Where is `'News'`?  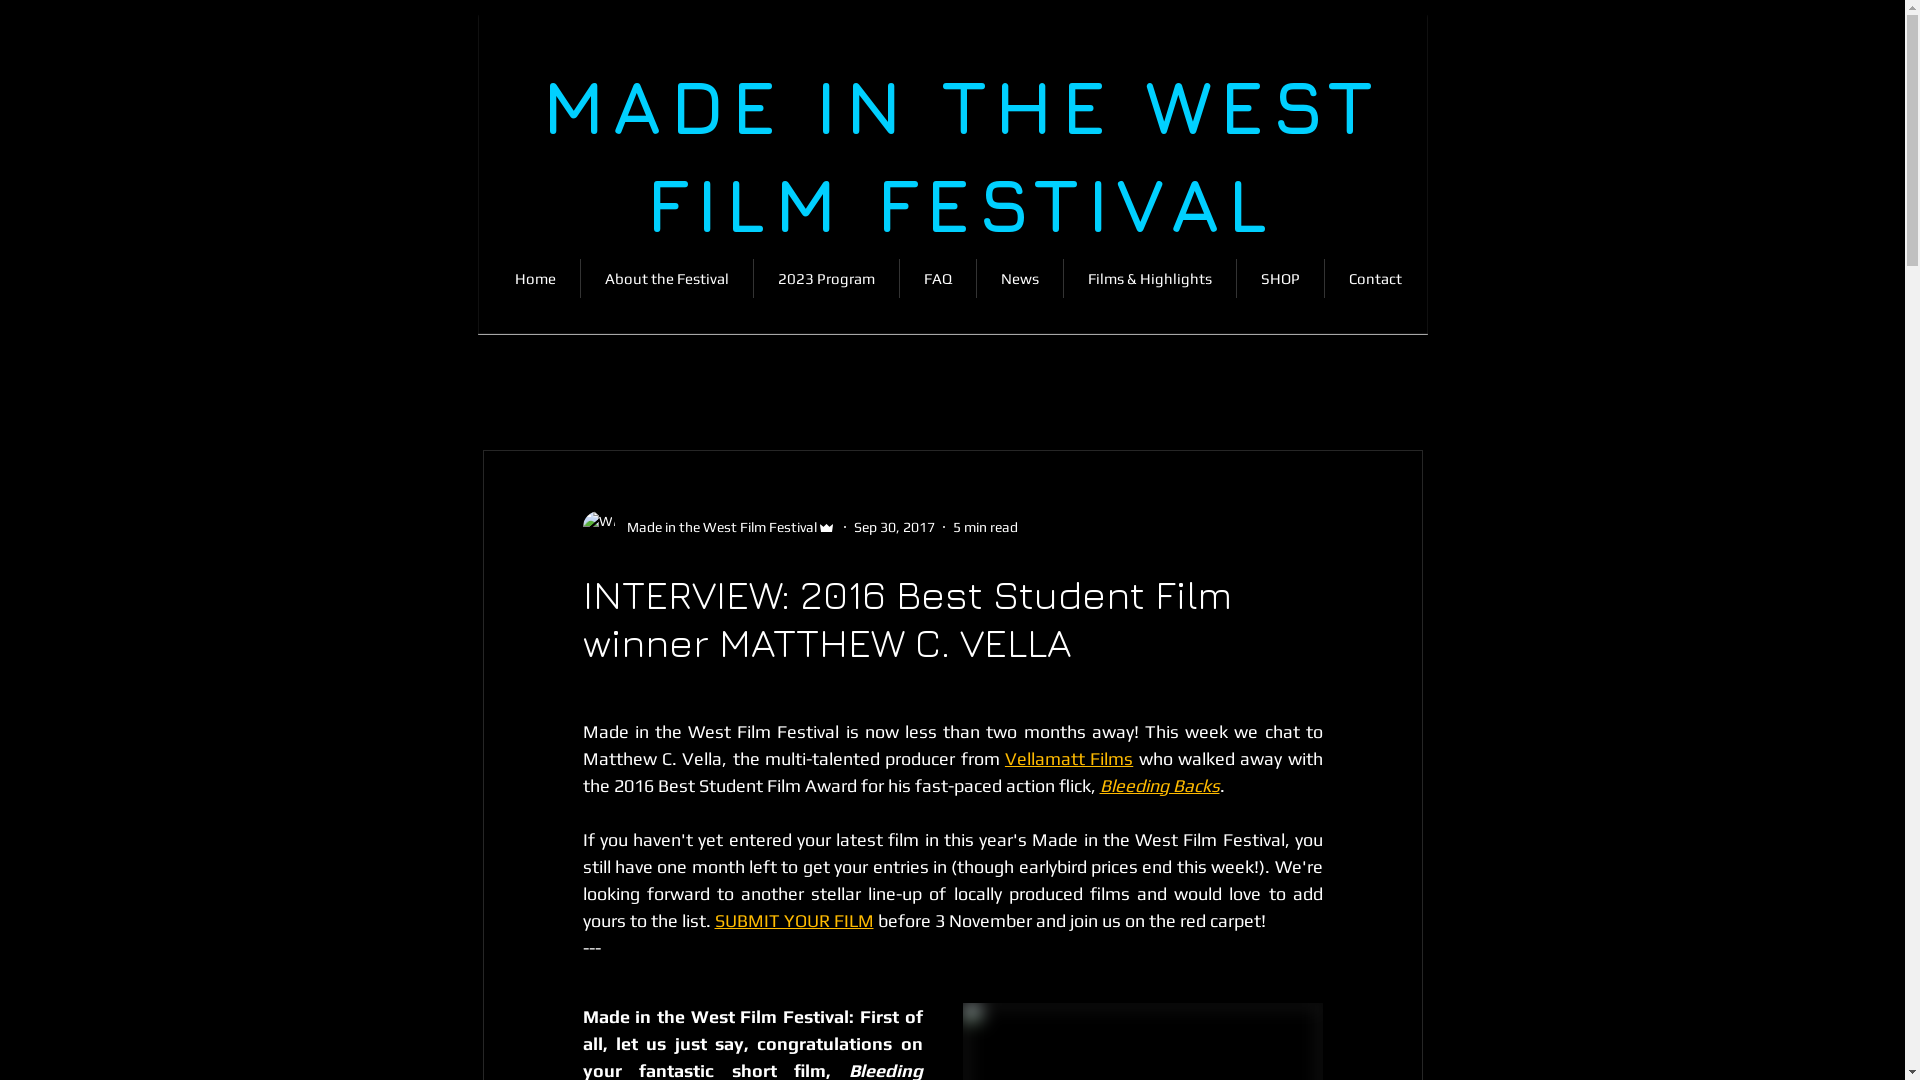
'News' is located at coordinates (1018, 278).